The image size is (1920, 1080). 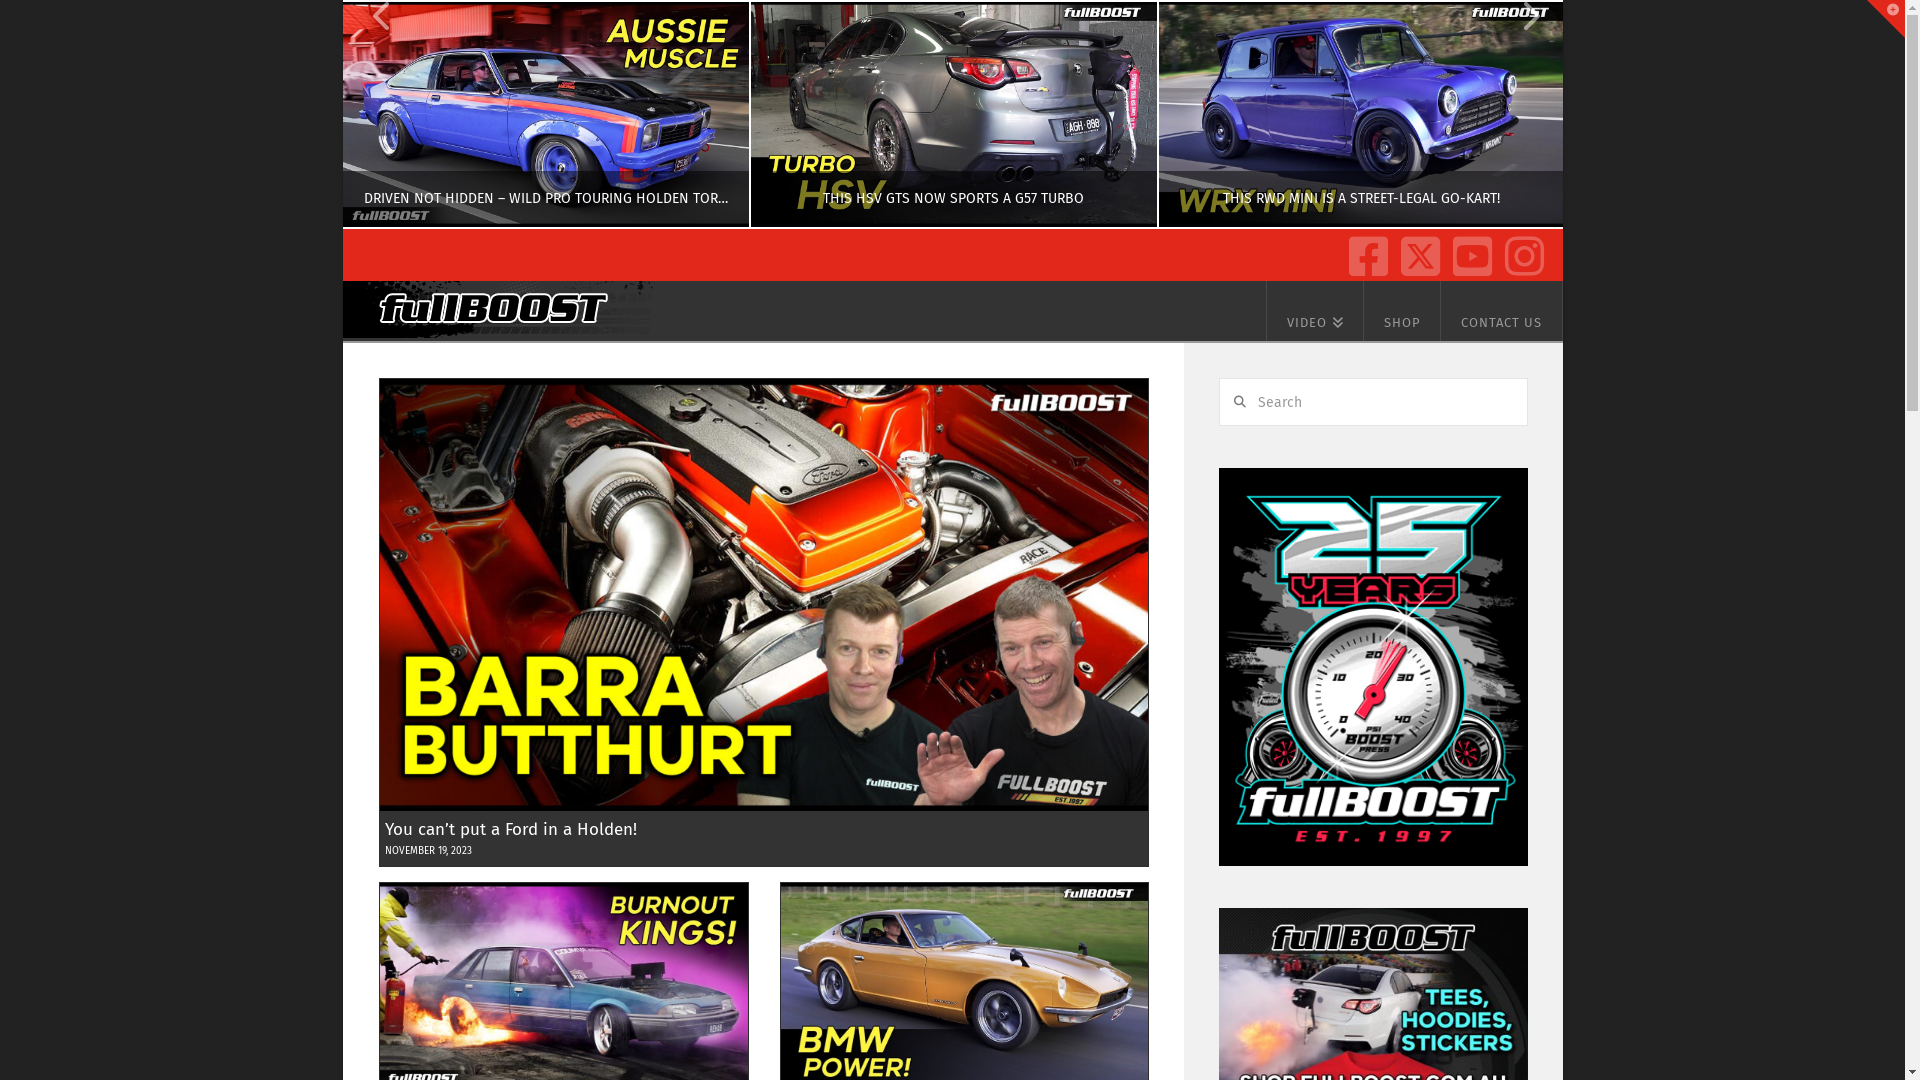 What do you see at coordinates (1885, 19) in the screenshot?
I see `'Toggle the Widgetbar'` at bounding box center [1885, 19].